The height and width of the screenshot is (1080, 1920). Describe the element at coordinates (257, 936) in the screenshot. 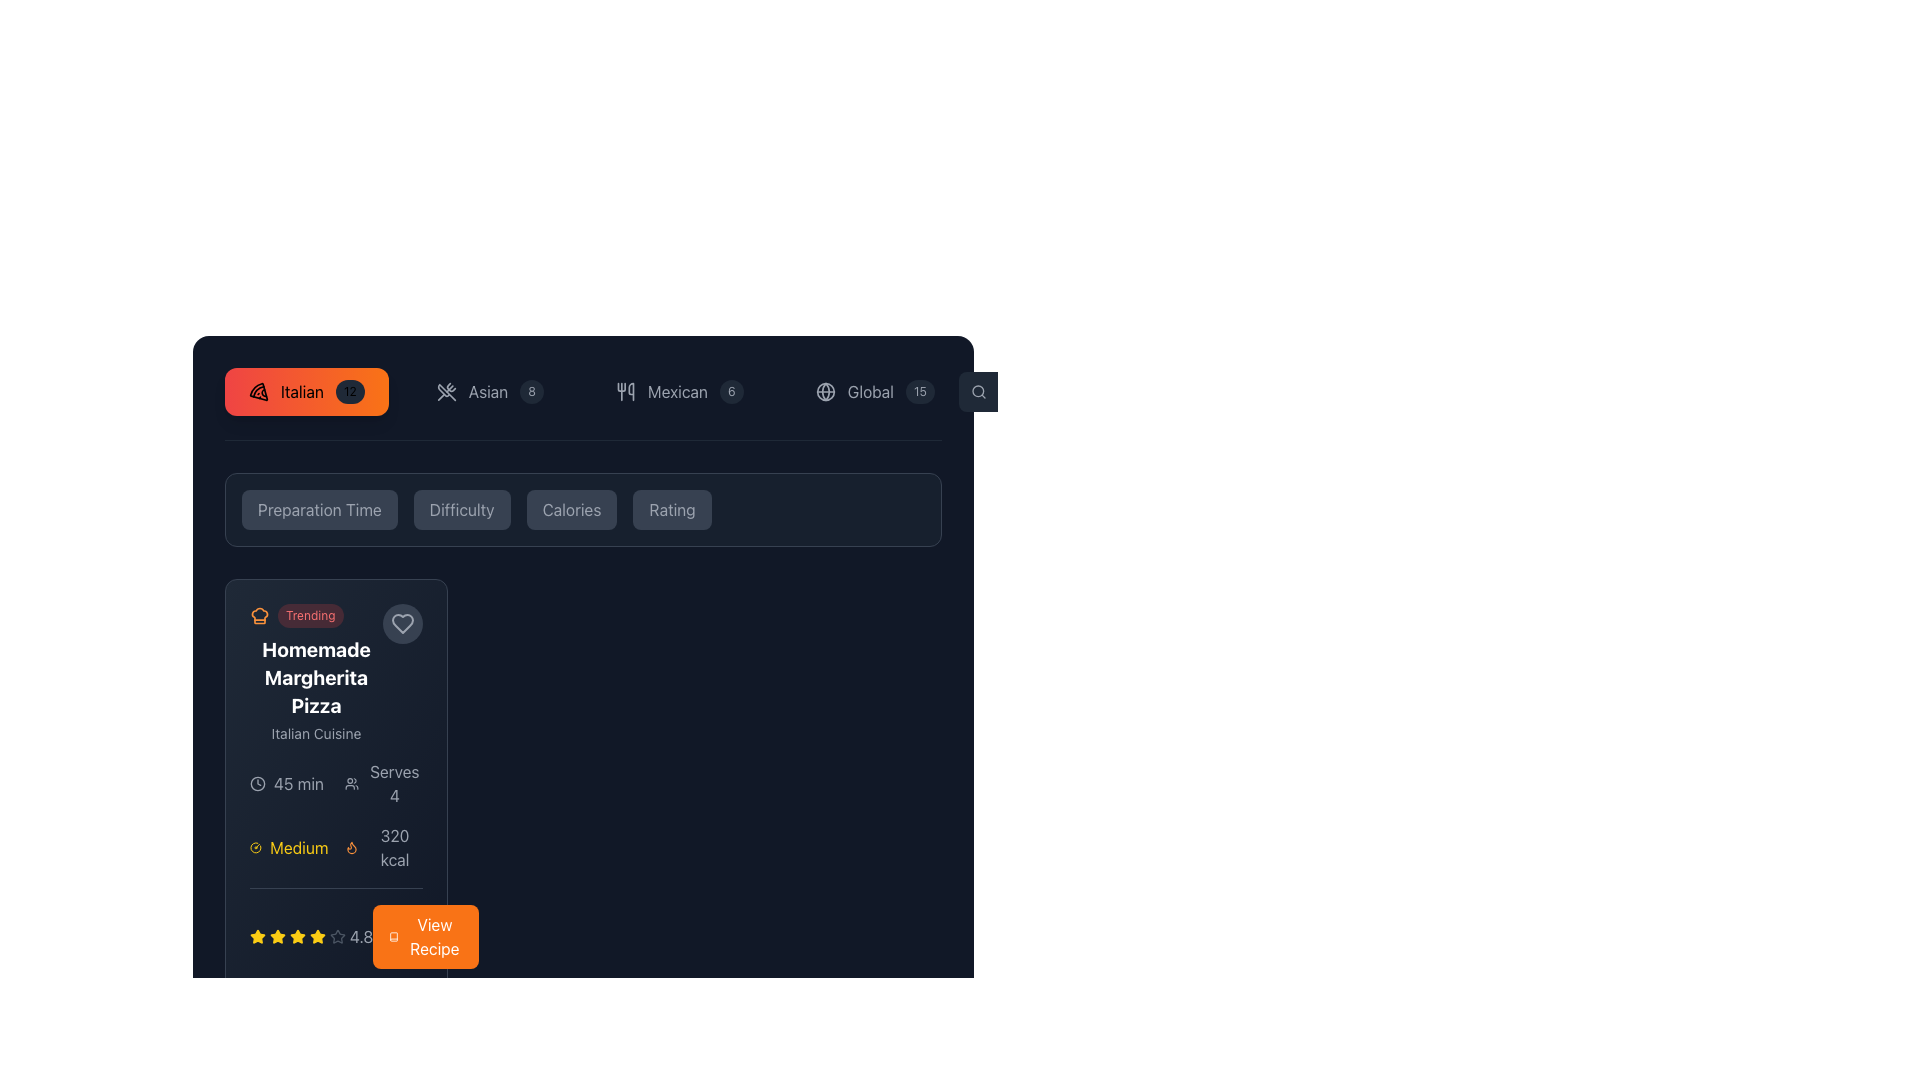

I see `the star icon that indicates a rating for the 'Homemade Margherita Pizza'` at that location.